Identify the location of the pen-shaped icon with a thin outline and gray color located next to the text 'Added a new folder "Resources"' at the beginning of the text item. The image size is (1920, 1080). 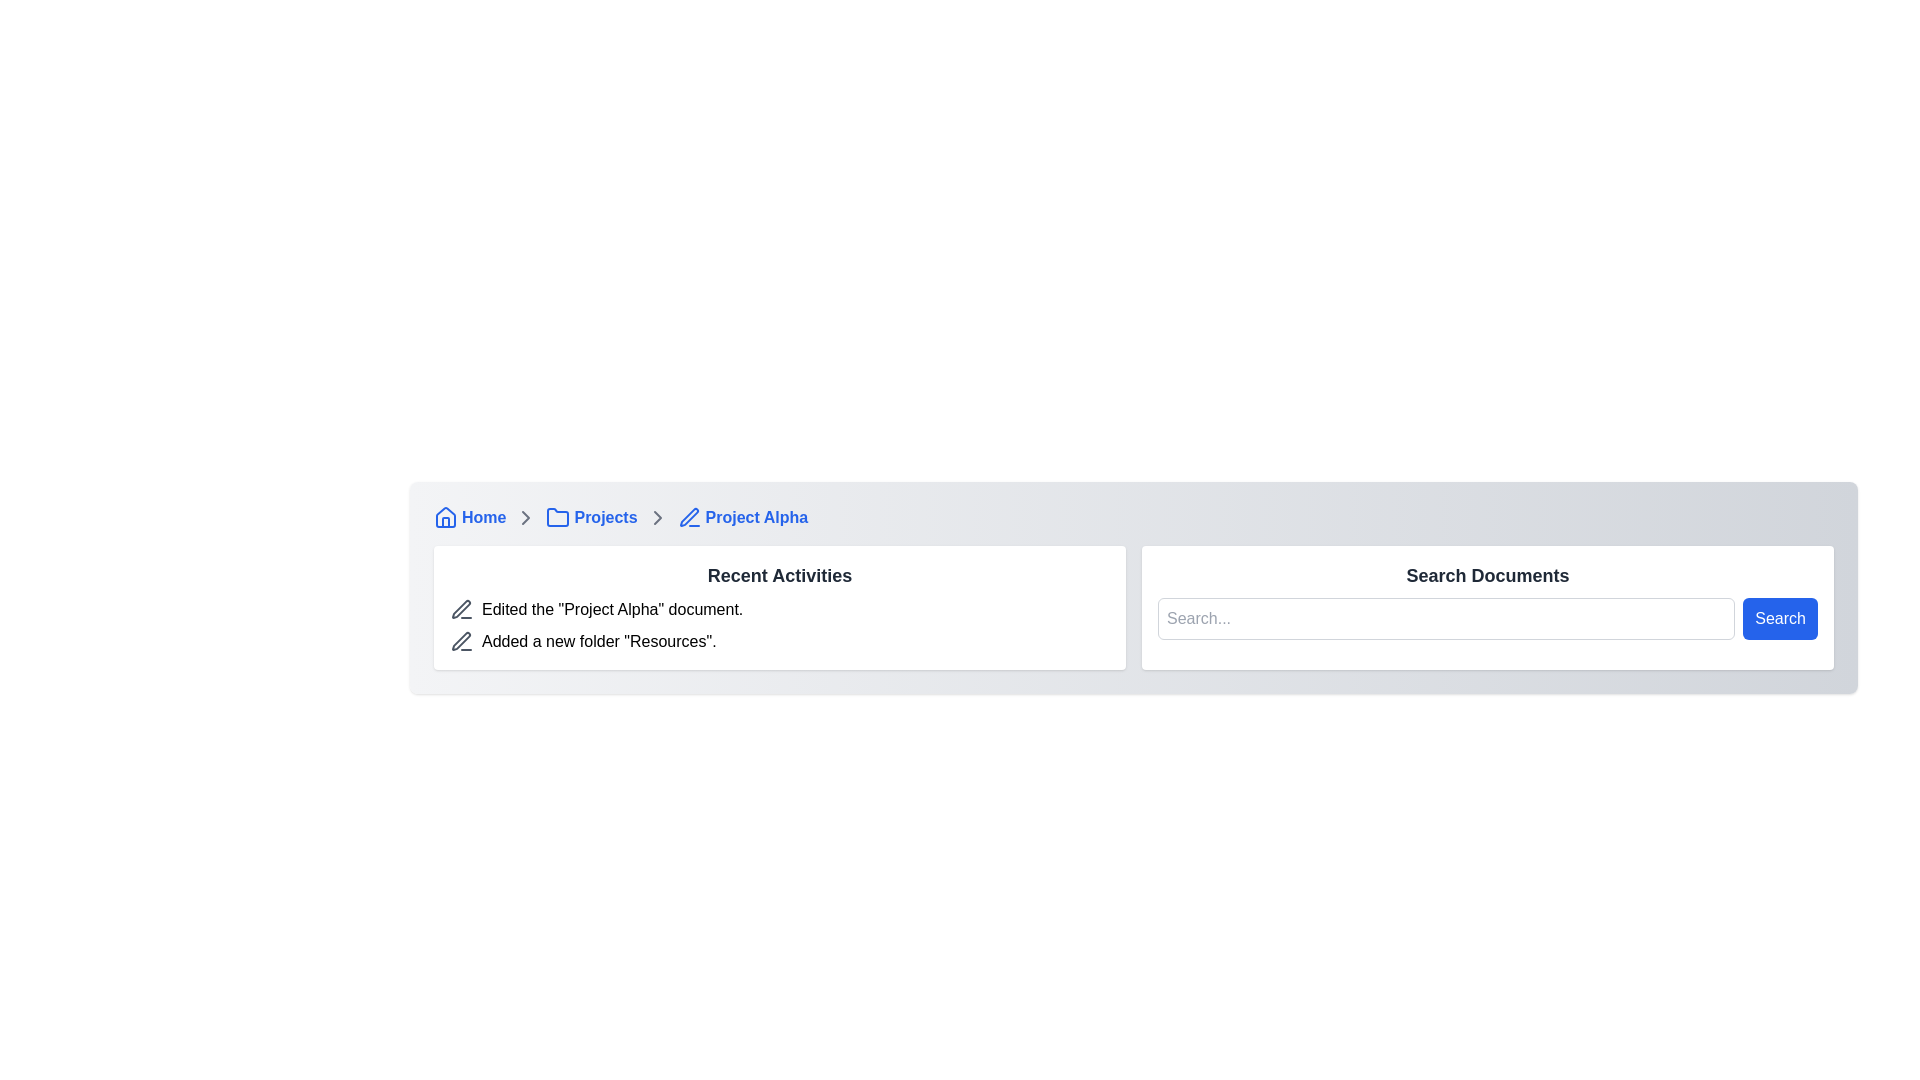
(460, 641).